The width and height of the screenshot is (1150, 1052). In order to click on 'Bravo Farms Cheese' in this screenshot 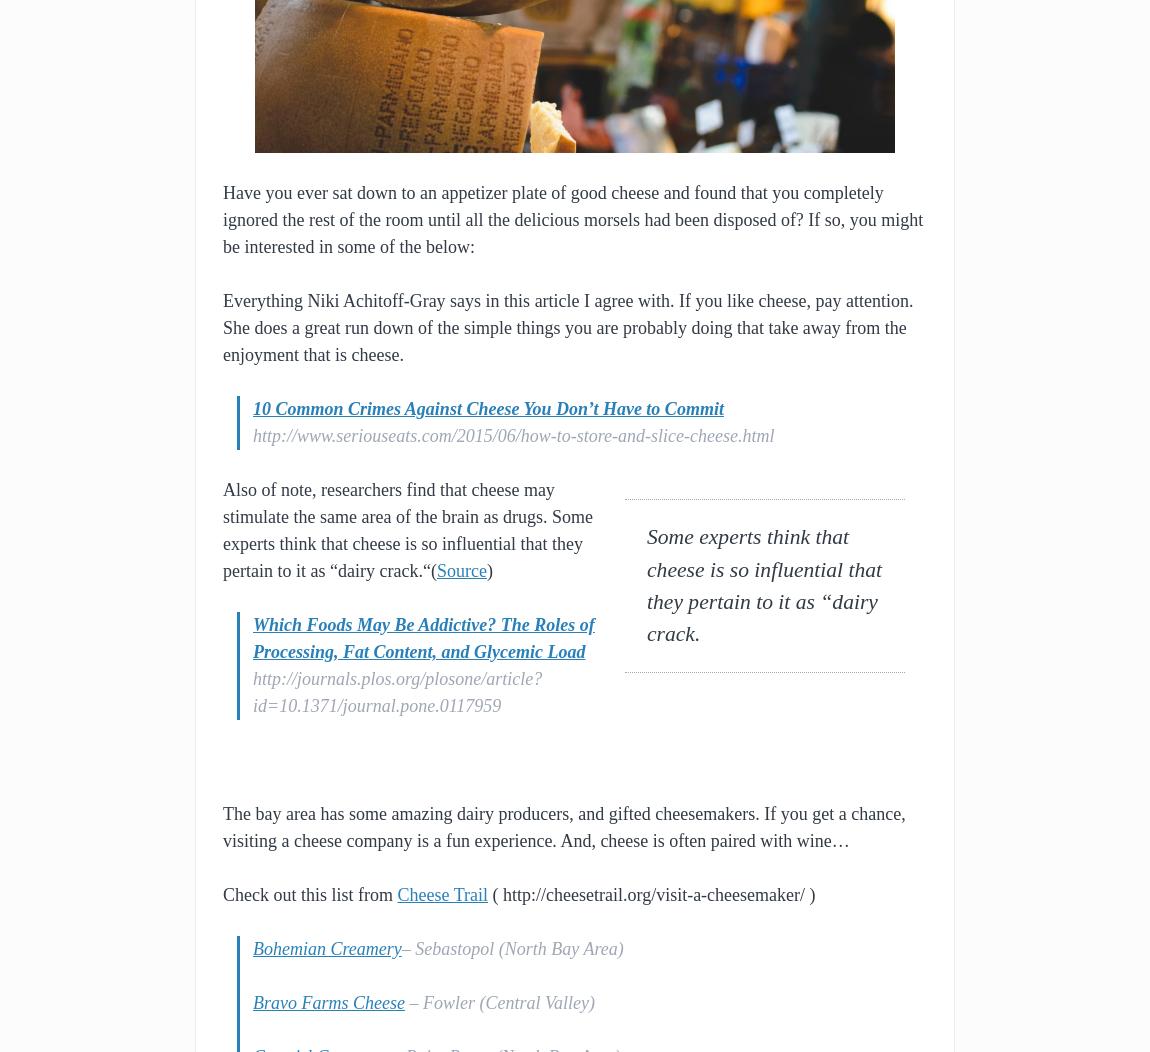, I will do `click(328, 1002)`.